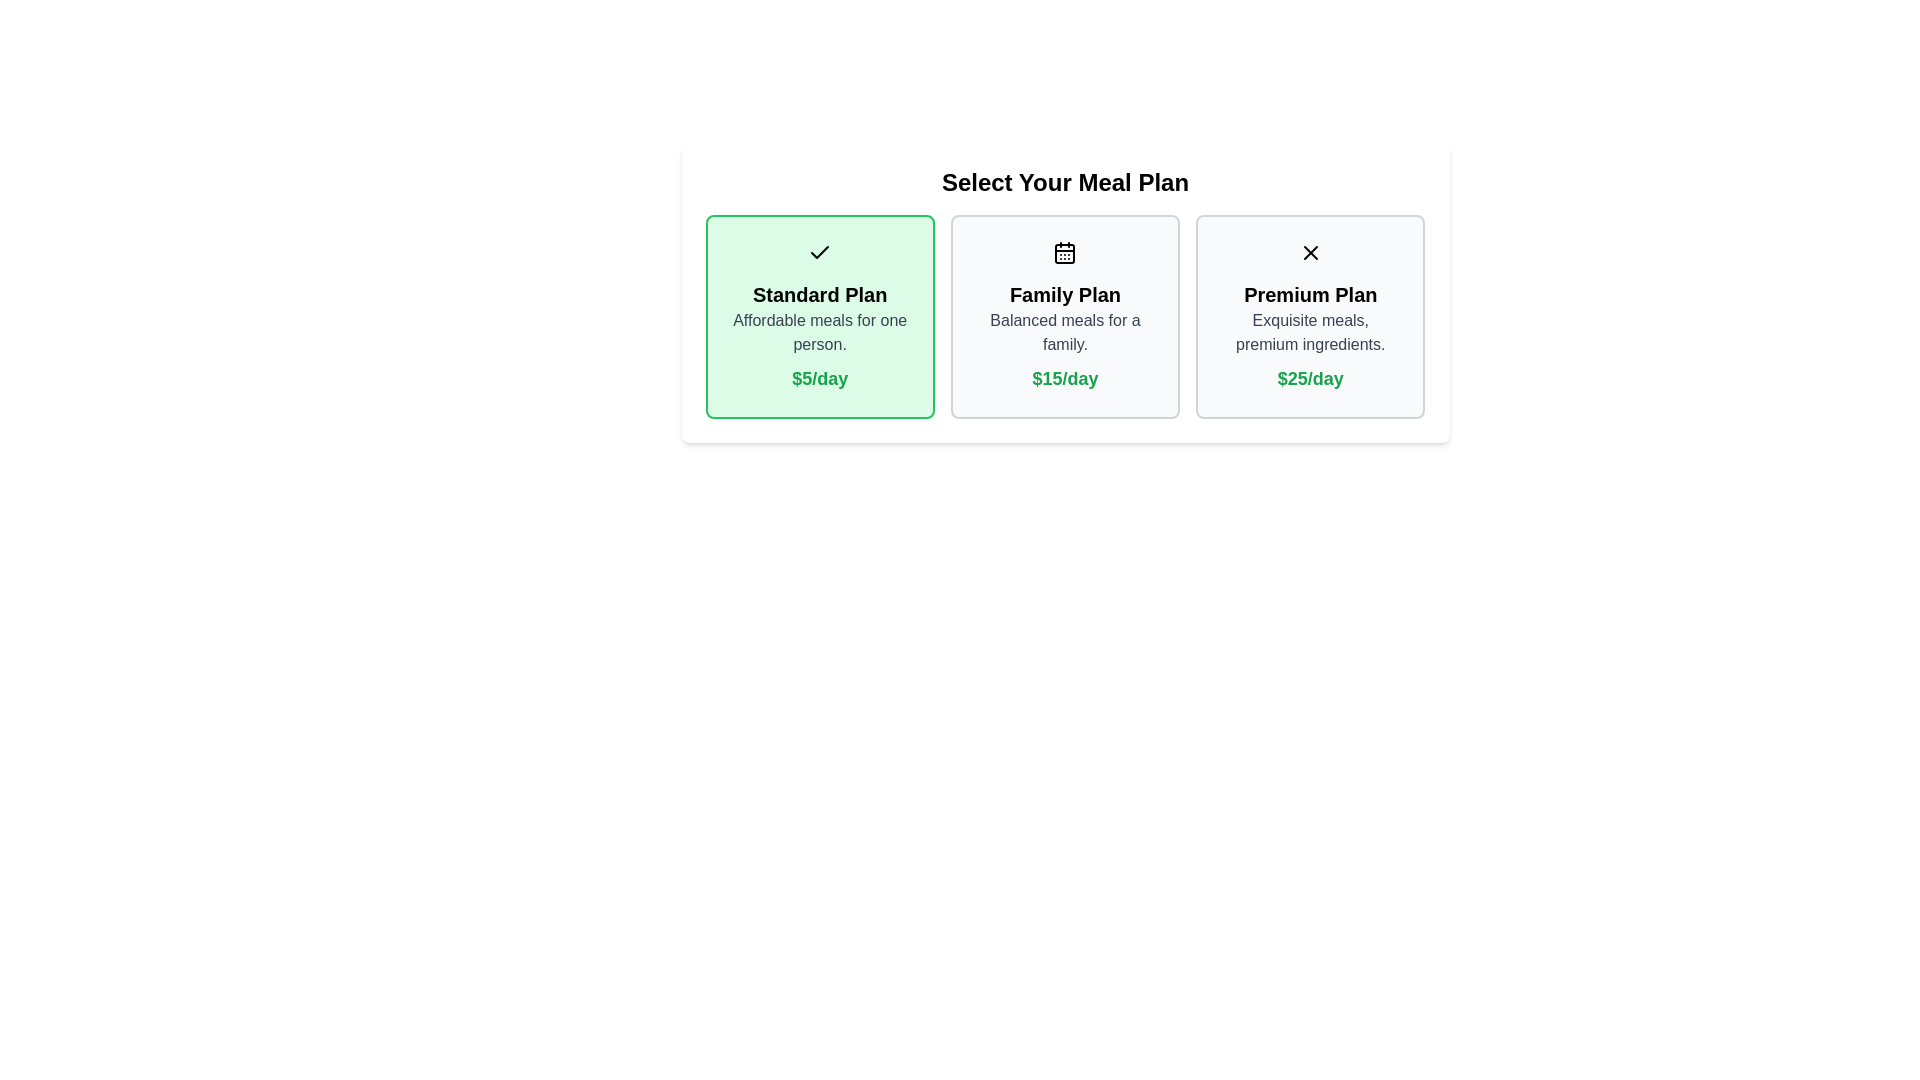 The image size is (1920, 1080). What do you see at coordinates (1064, 331) in the screenshot?
I see `the text section displaying 'Balanced meals for a family.' located below the 'Family Plan' title and above the '$15/day' price tag in the 'Select Your Meal Plan' section` at bounding box center [1064, 331].